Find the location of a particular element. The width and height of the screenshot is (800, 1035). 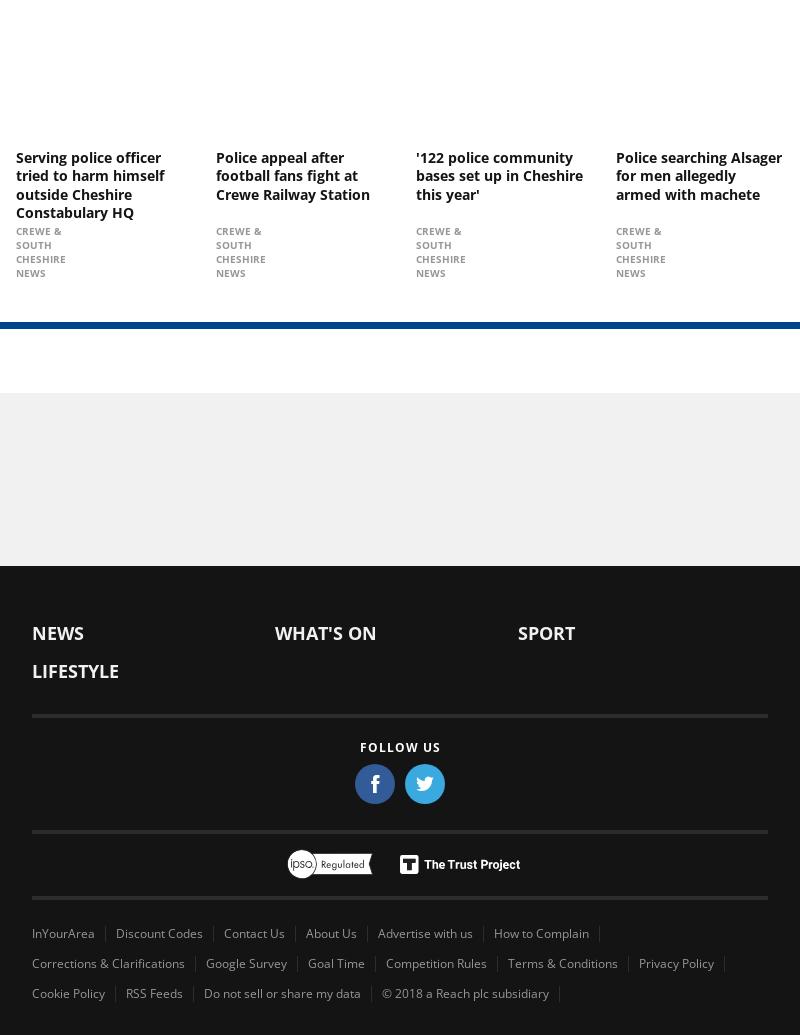

'Google Survey' is located at coordinates (206, 962).